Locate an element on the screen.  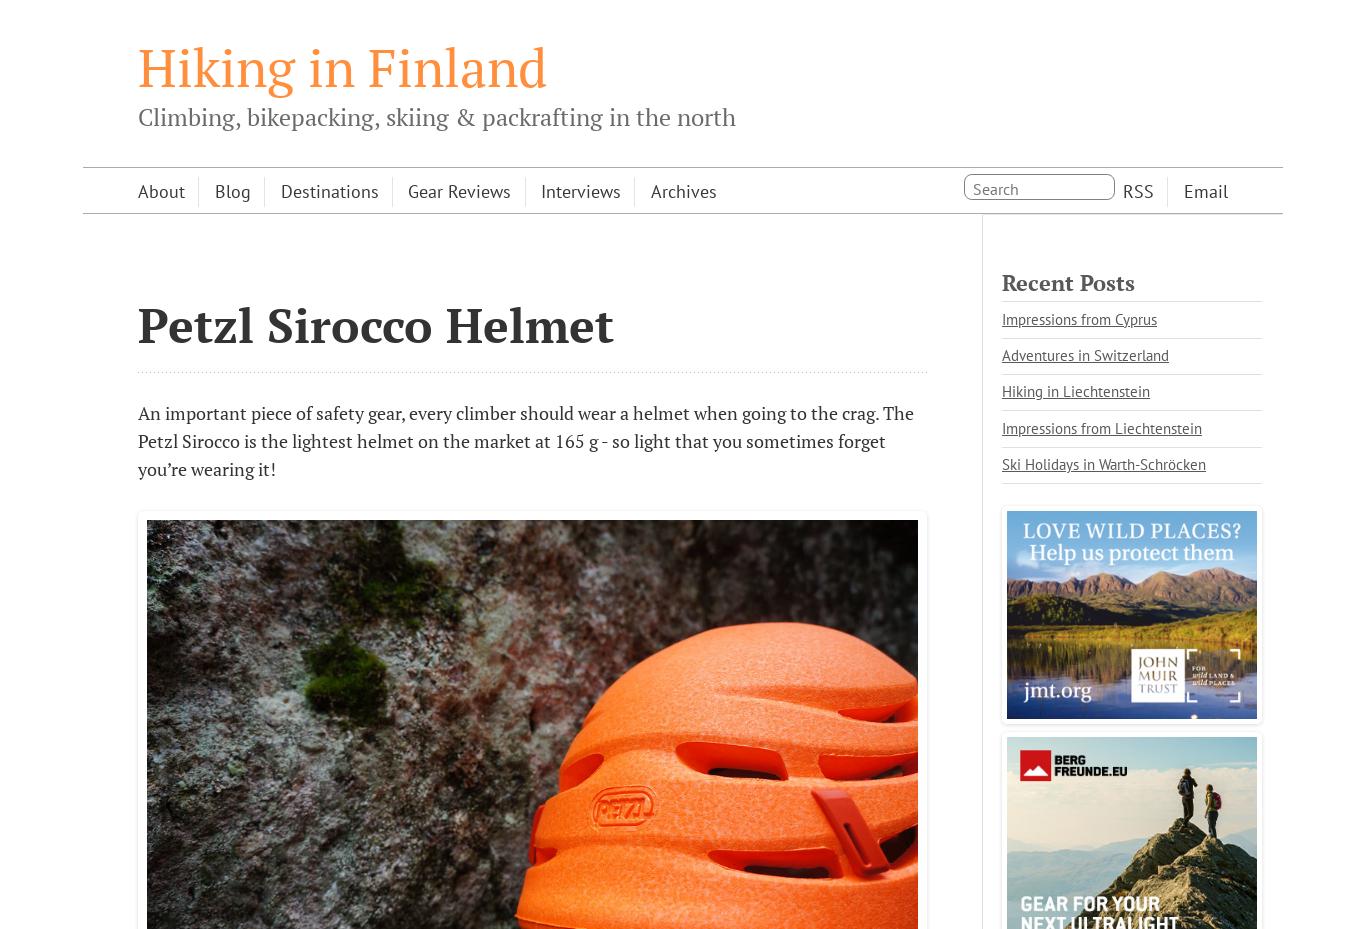
'An important piece of safety gear, every climber should wear a helmet when going to the crag. The Petzl Sirocco is the lightest helmet on the market at 165 g - so light that you sometimes forget you’re wearing it!' is located at coordinates (136, 439).